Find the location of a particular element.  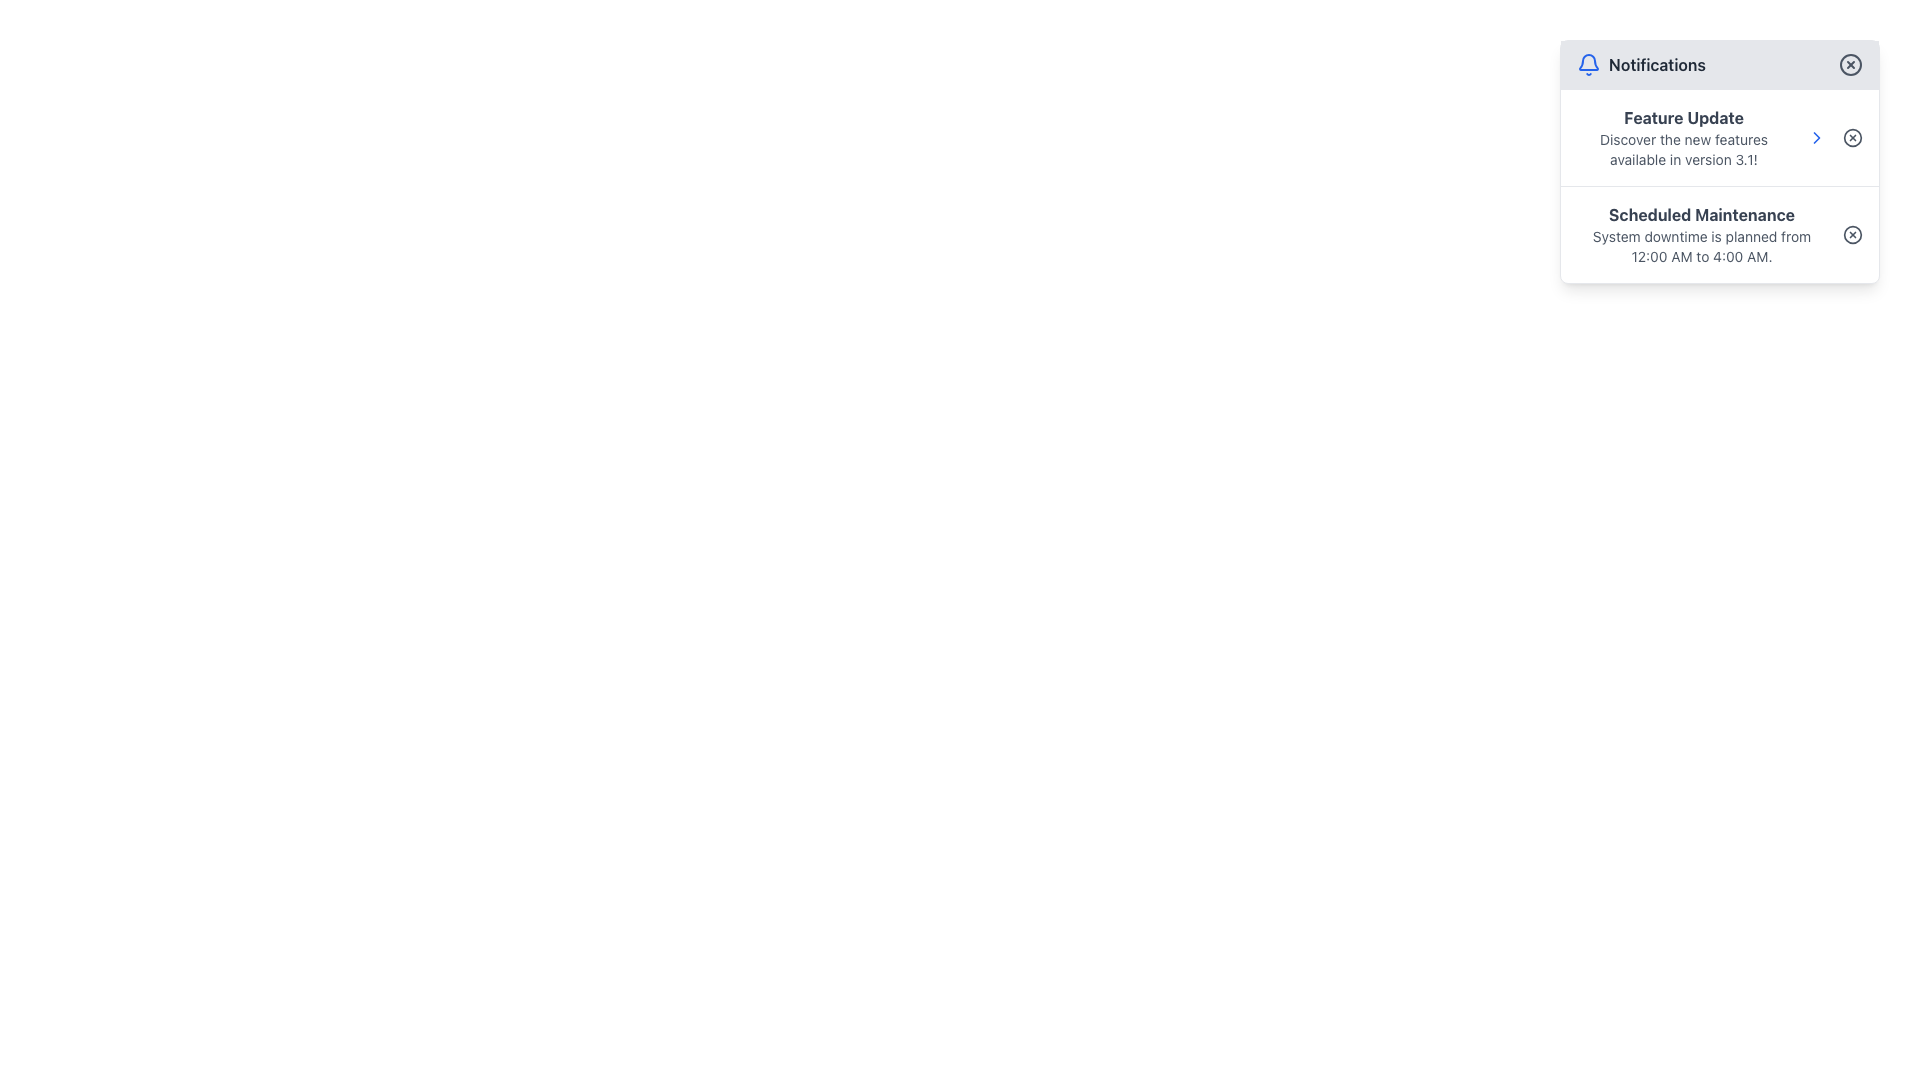

the Notification card in the top-right corner of the interface, which has a white background, rounded corners, and a header labeled 'Notifications' is located at coordinates (1718, 161).